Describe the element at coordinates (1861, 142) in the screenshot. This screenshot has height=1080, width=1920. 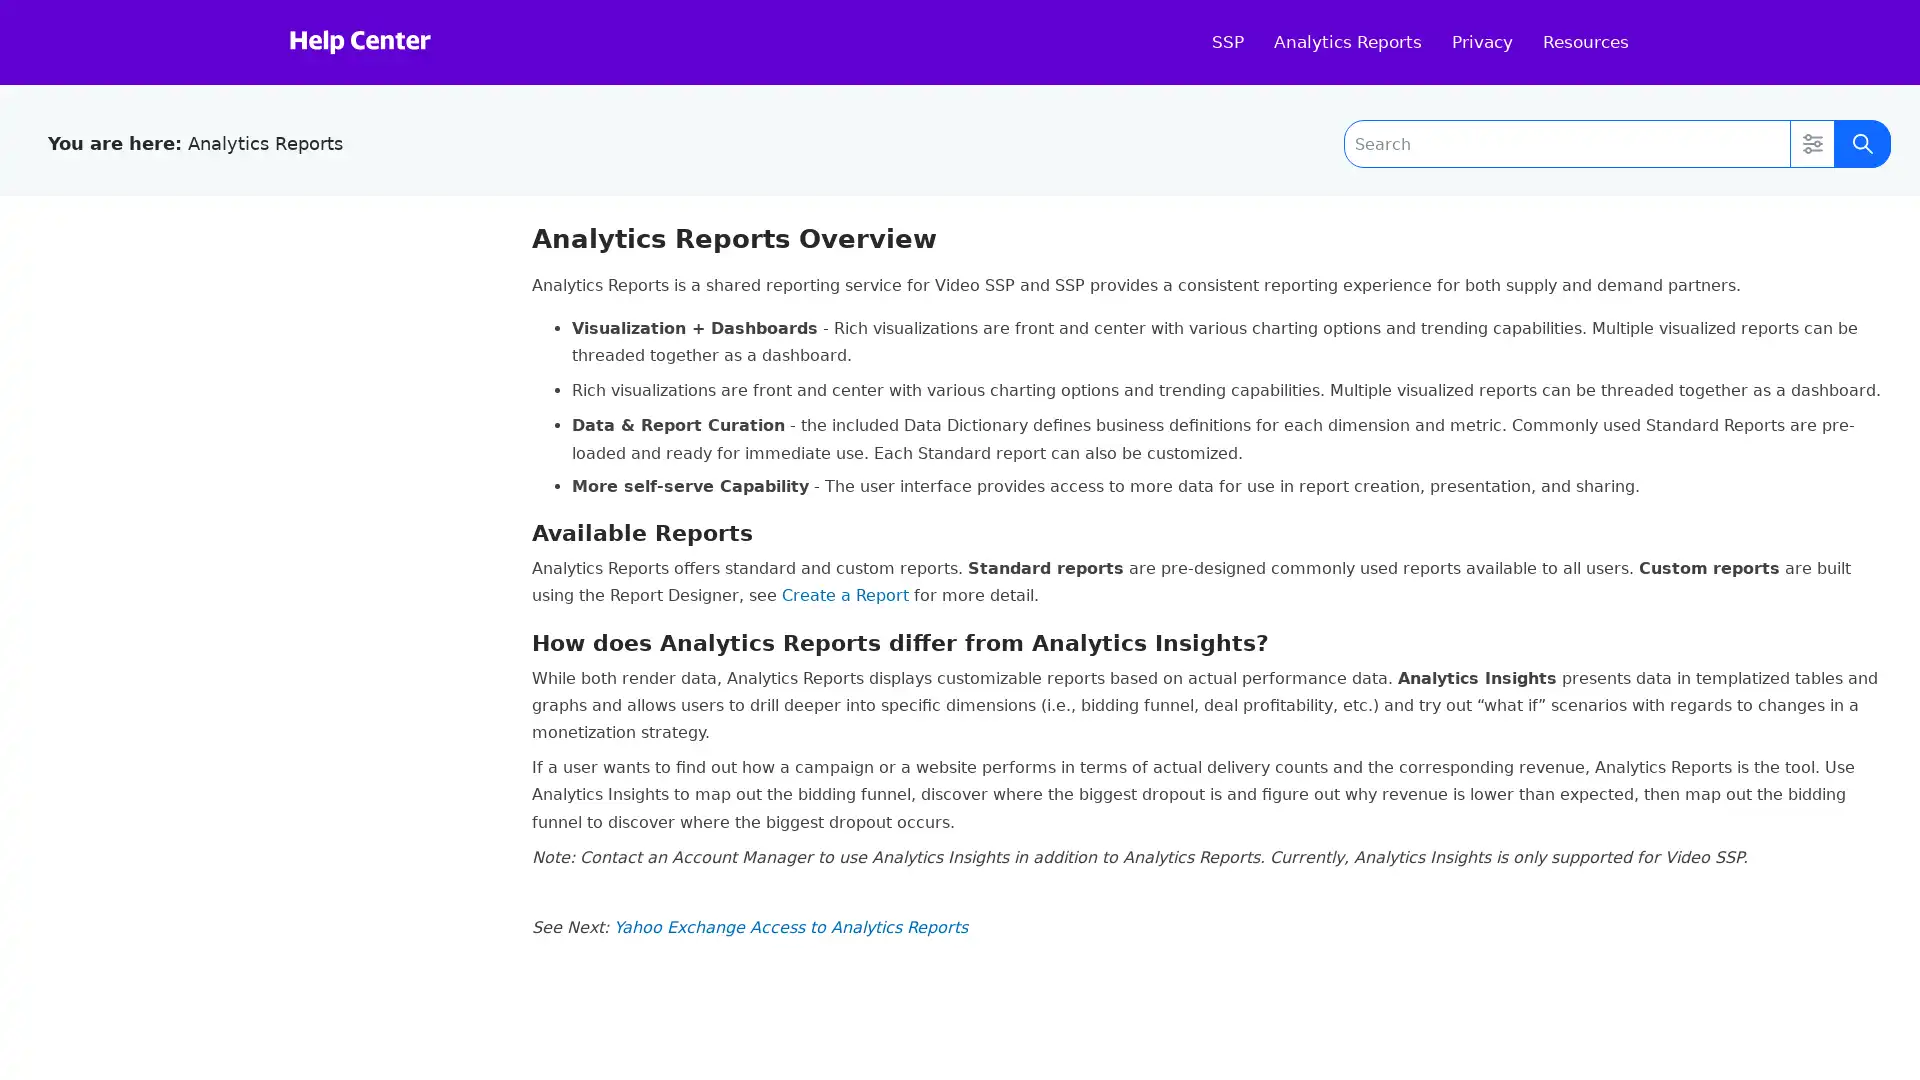
I see `Submit Search` at that location.